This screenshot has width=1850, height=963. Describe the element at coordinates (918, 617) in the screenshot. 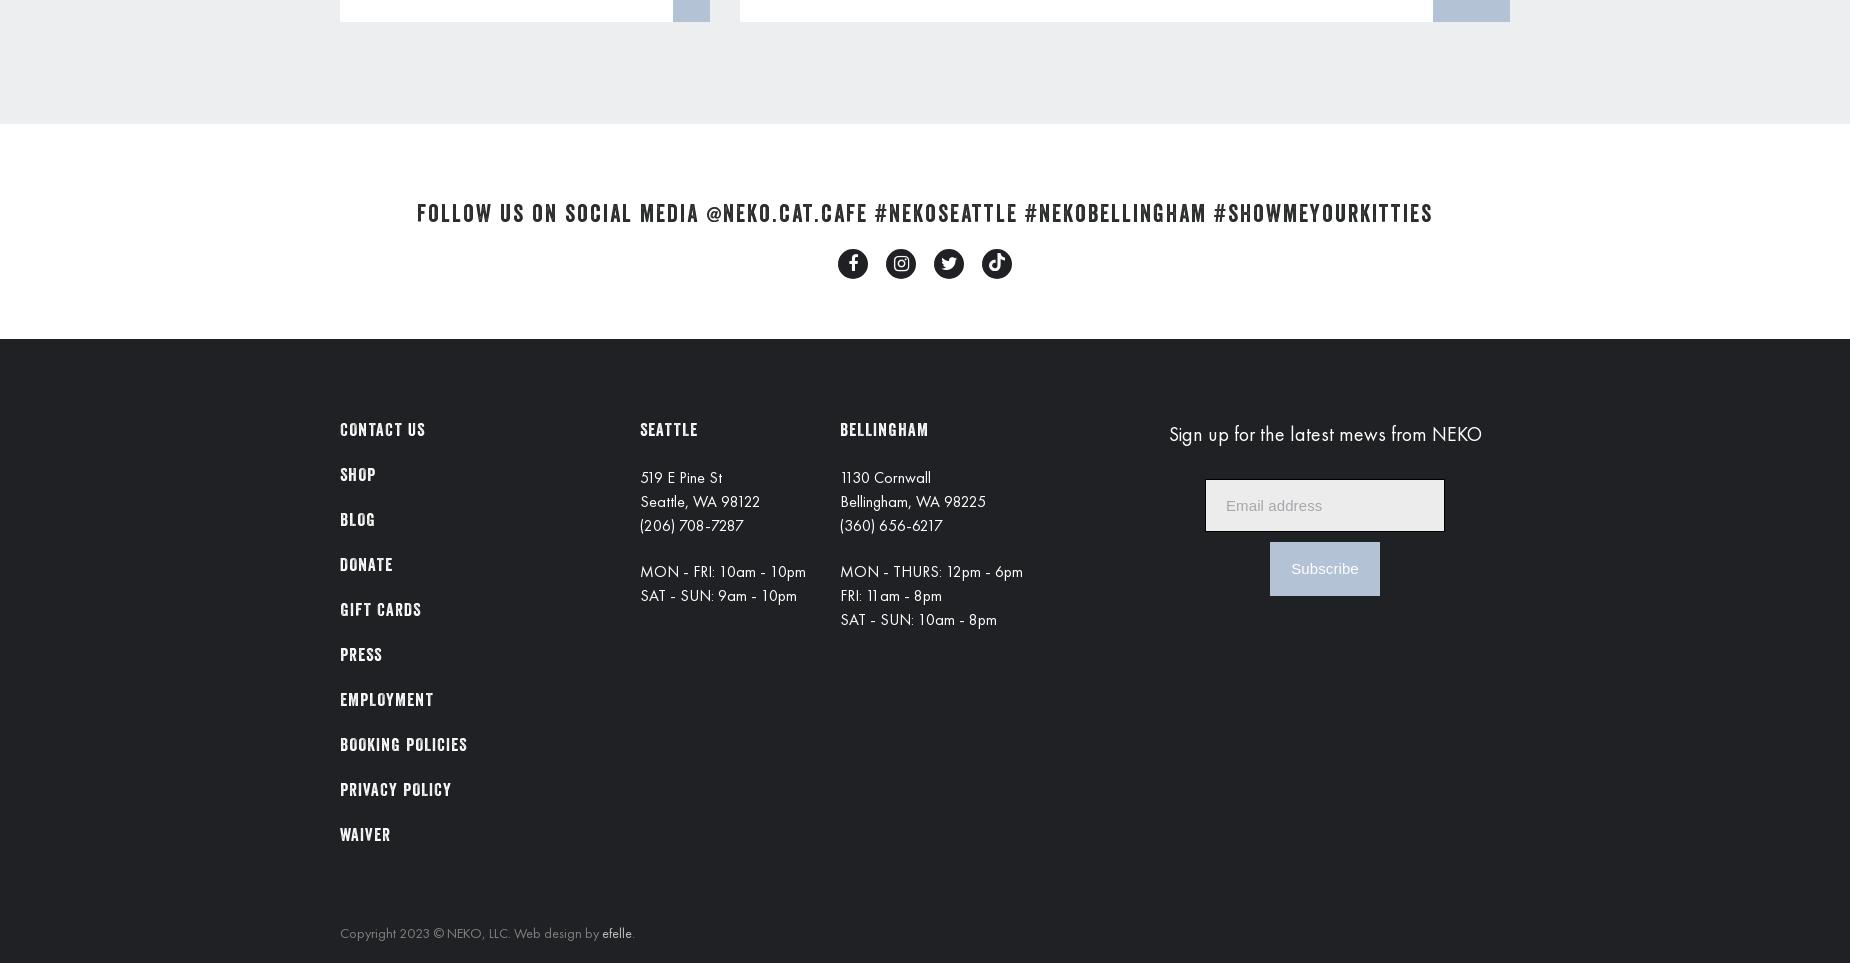

I see `'SAT - SUN: 10am - 8pm'` at that location.